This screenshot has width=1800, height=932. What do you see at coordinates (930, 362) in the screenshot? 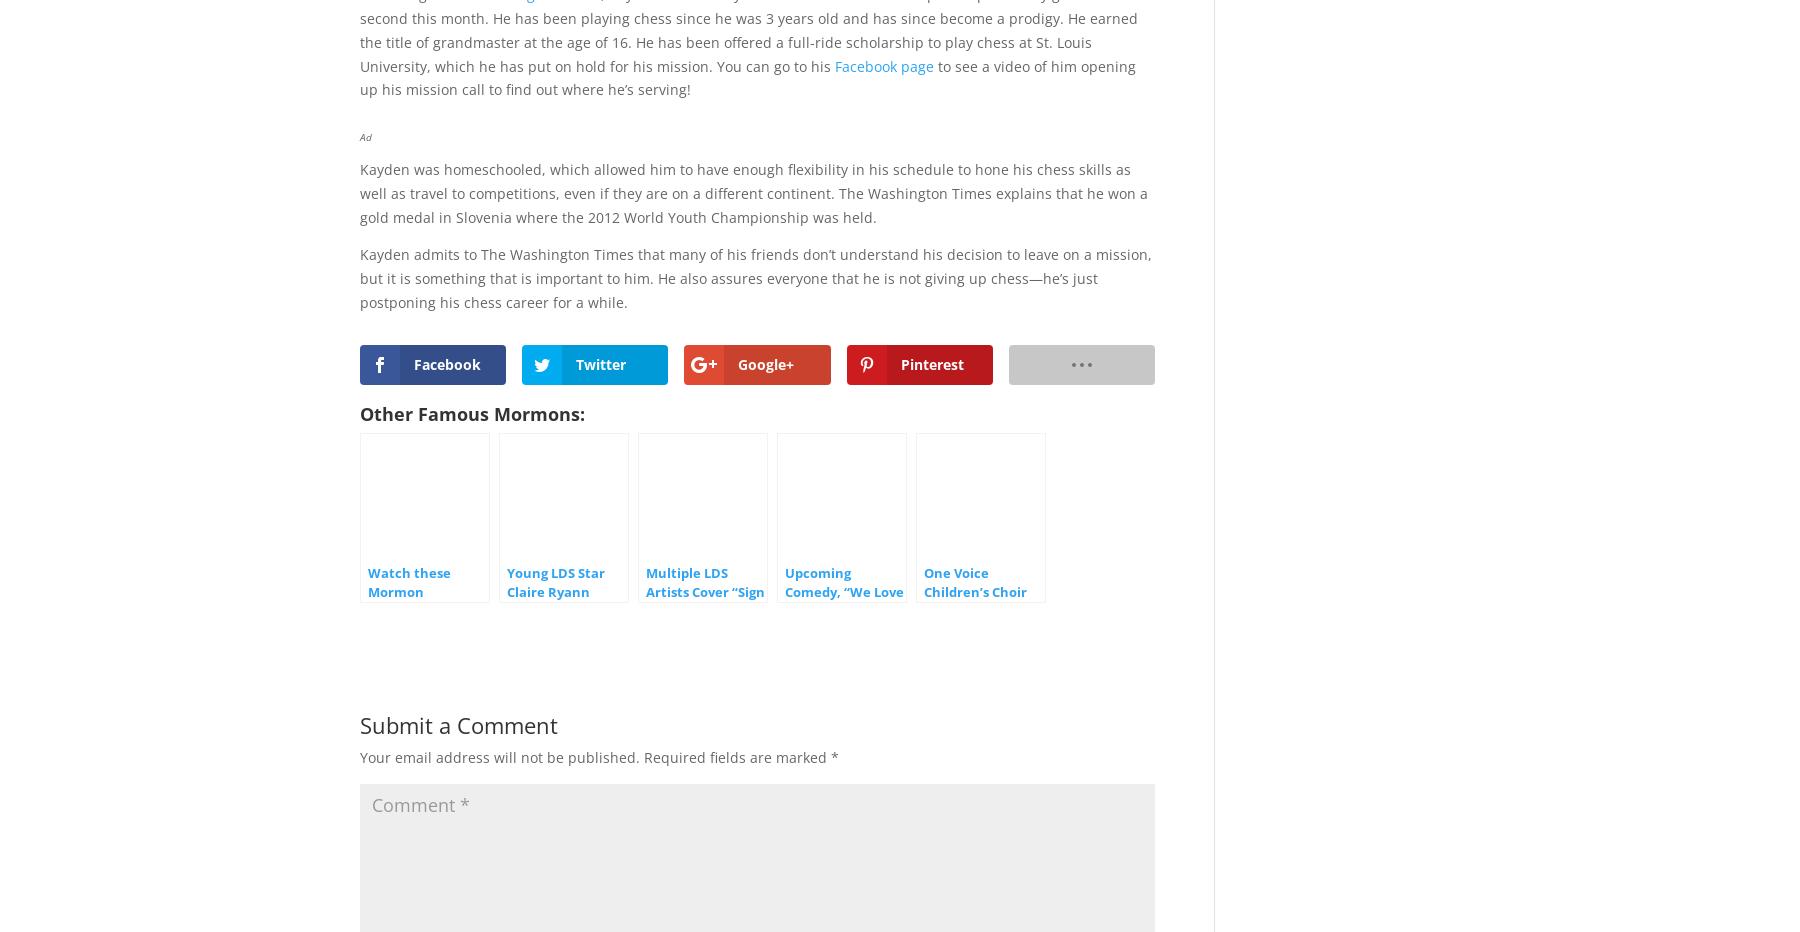
I see `'Pinterest'` at bounding box center [930, 362].